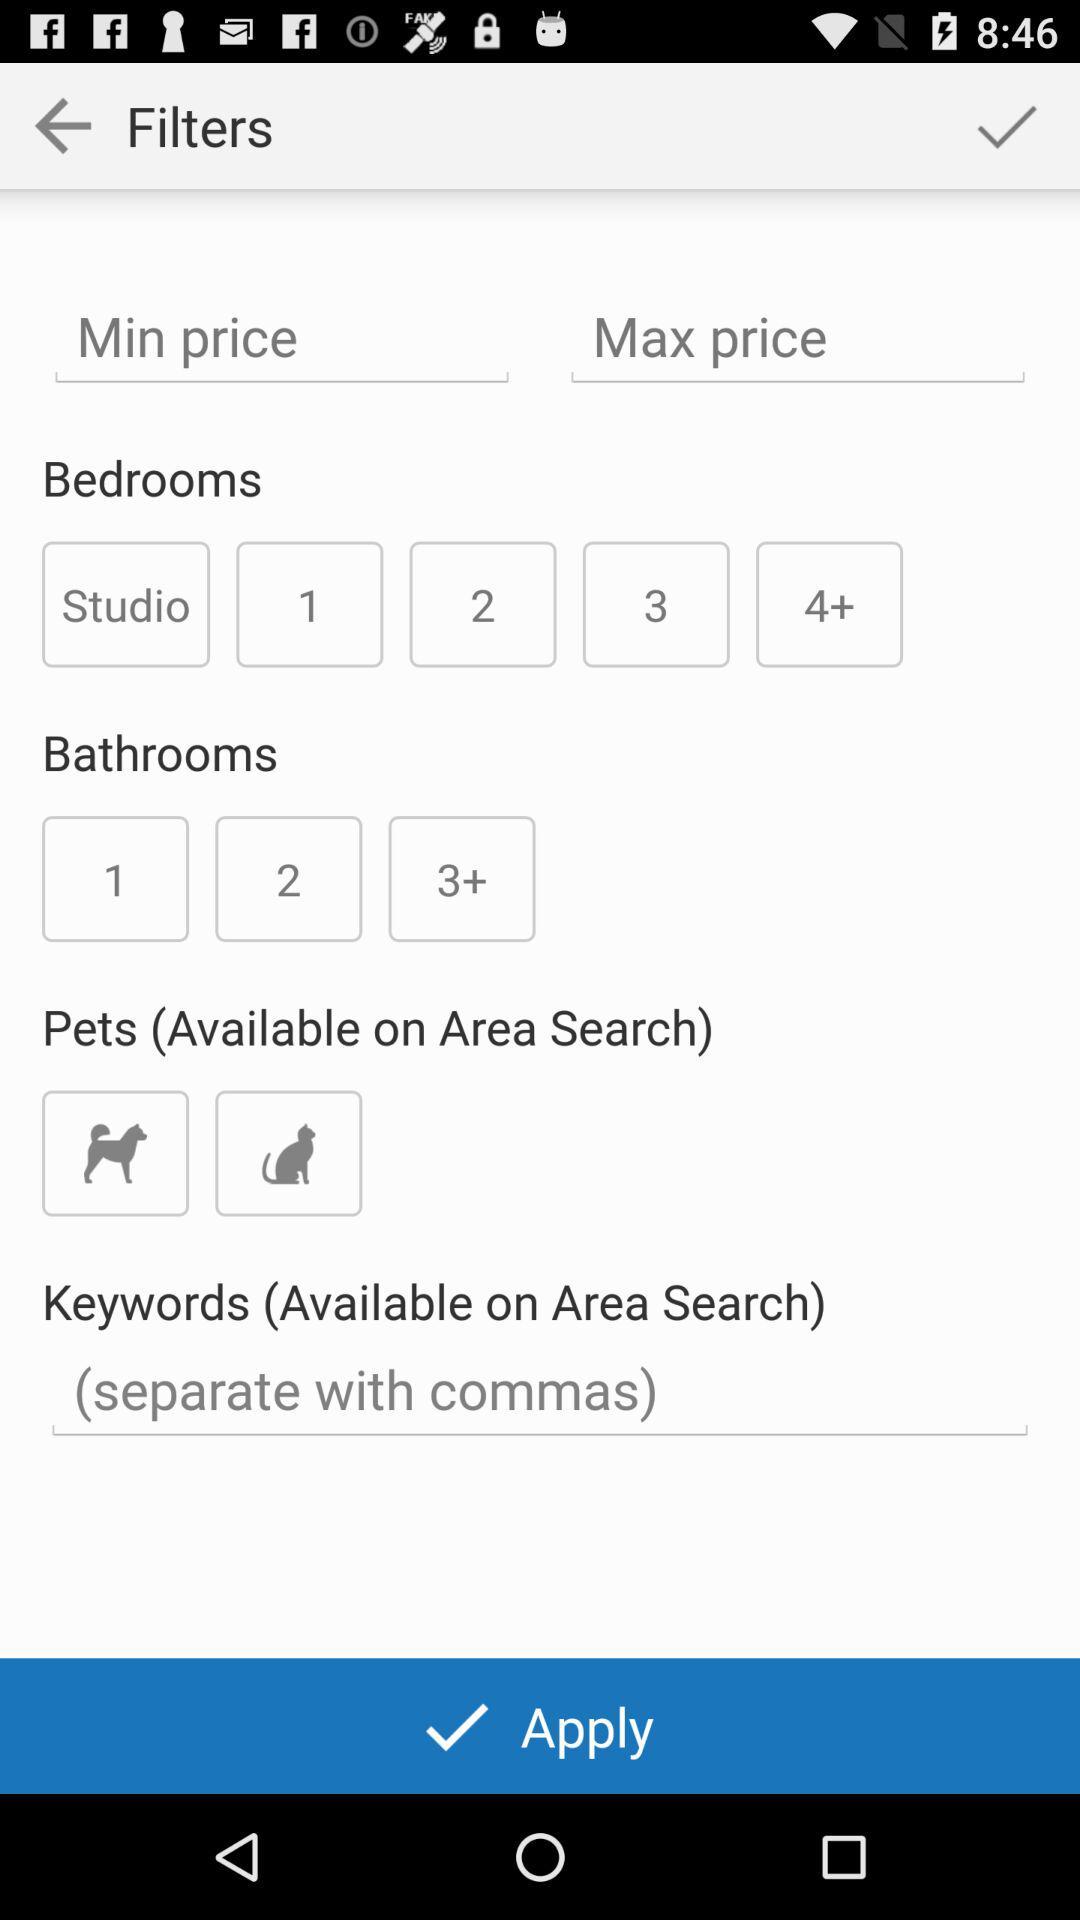  I want to click on the app to the right of the filters app, so click(1006, 124).